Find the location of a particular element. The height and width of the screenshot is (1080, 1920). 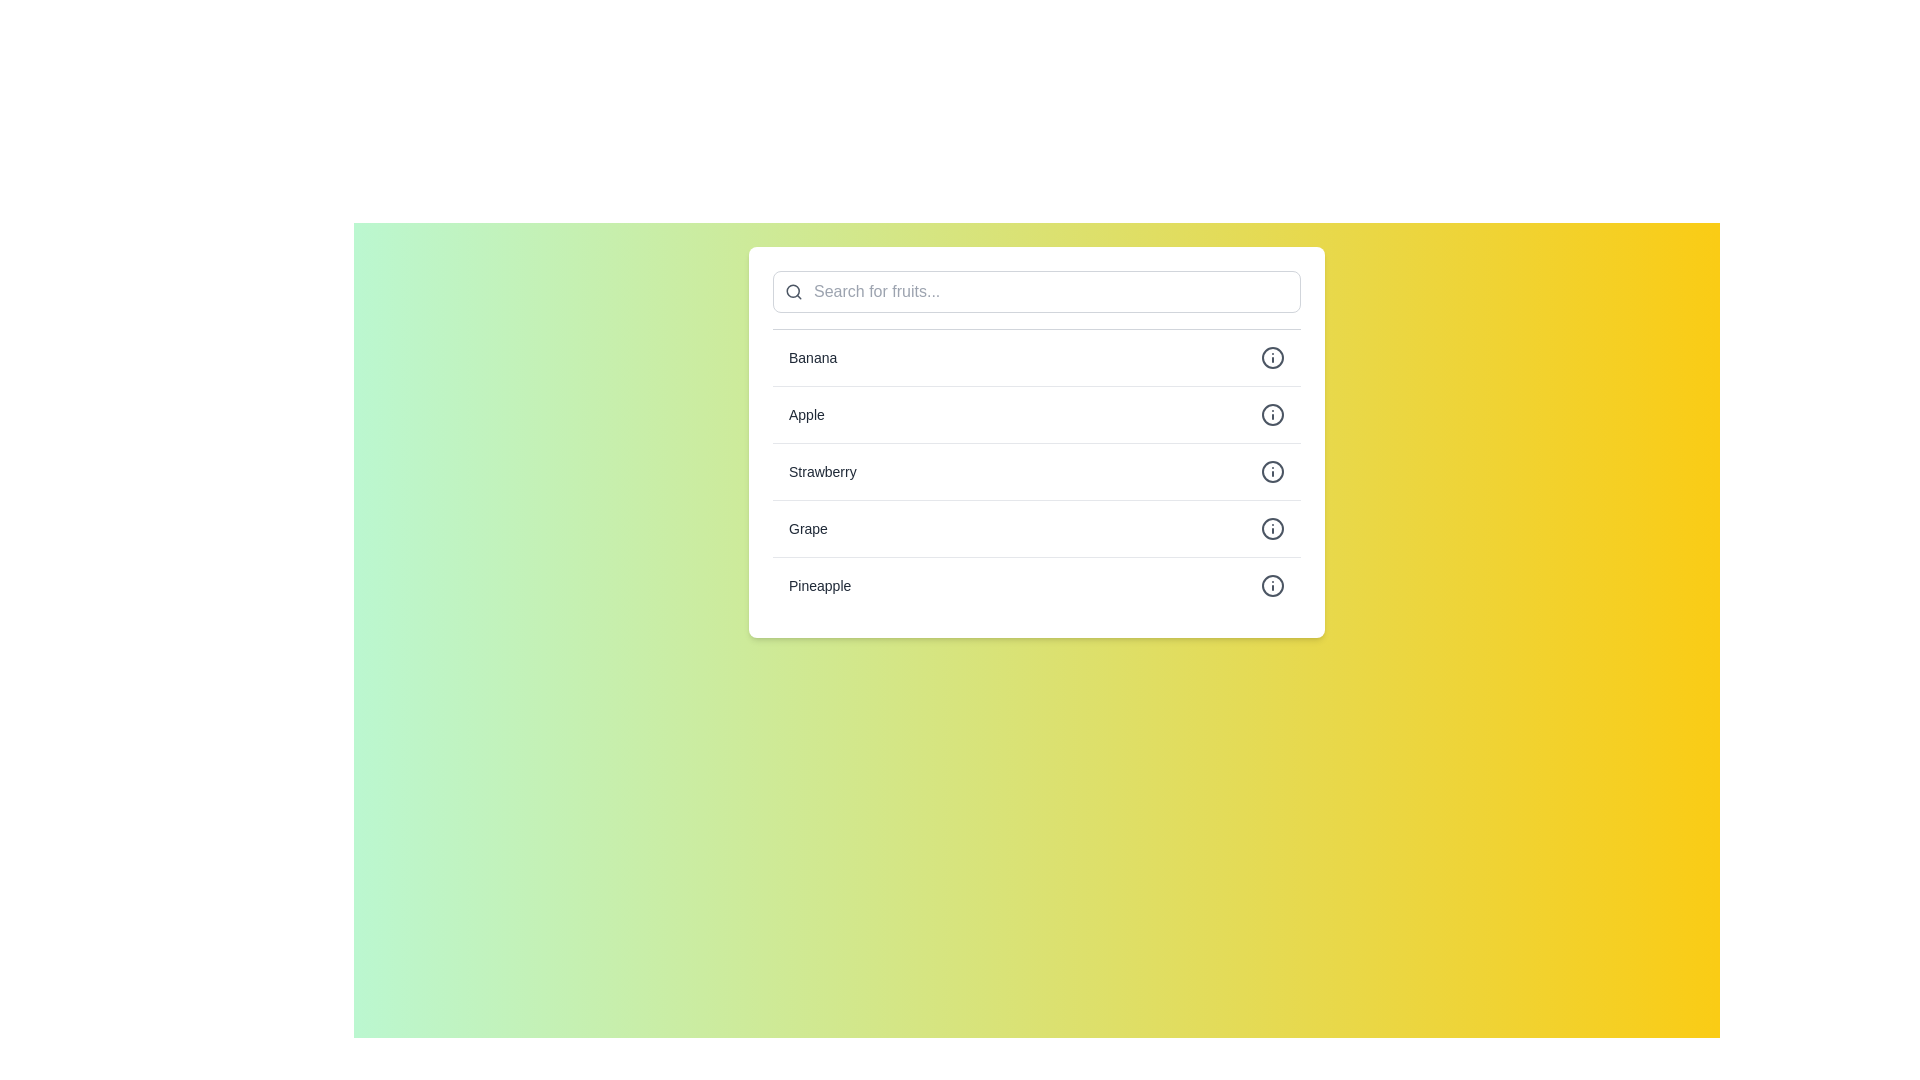

the Text label that represents the item 'Grape' in the vertical list within the card-like UI is located at coordinates (808, 527).